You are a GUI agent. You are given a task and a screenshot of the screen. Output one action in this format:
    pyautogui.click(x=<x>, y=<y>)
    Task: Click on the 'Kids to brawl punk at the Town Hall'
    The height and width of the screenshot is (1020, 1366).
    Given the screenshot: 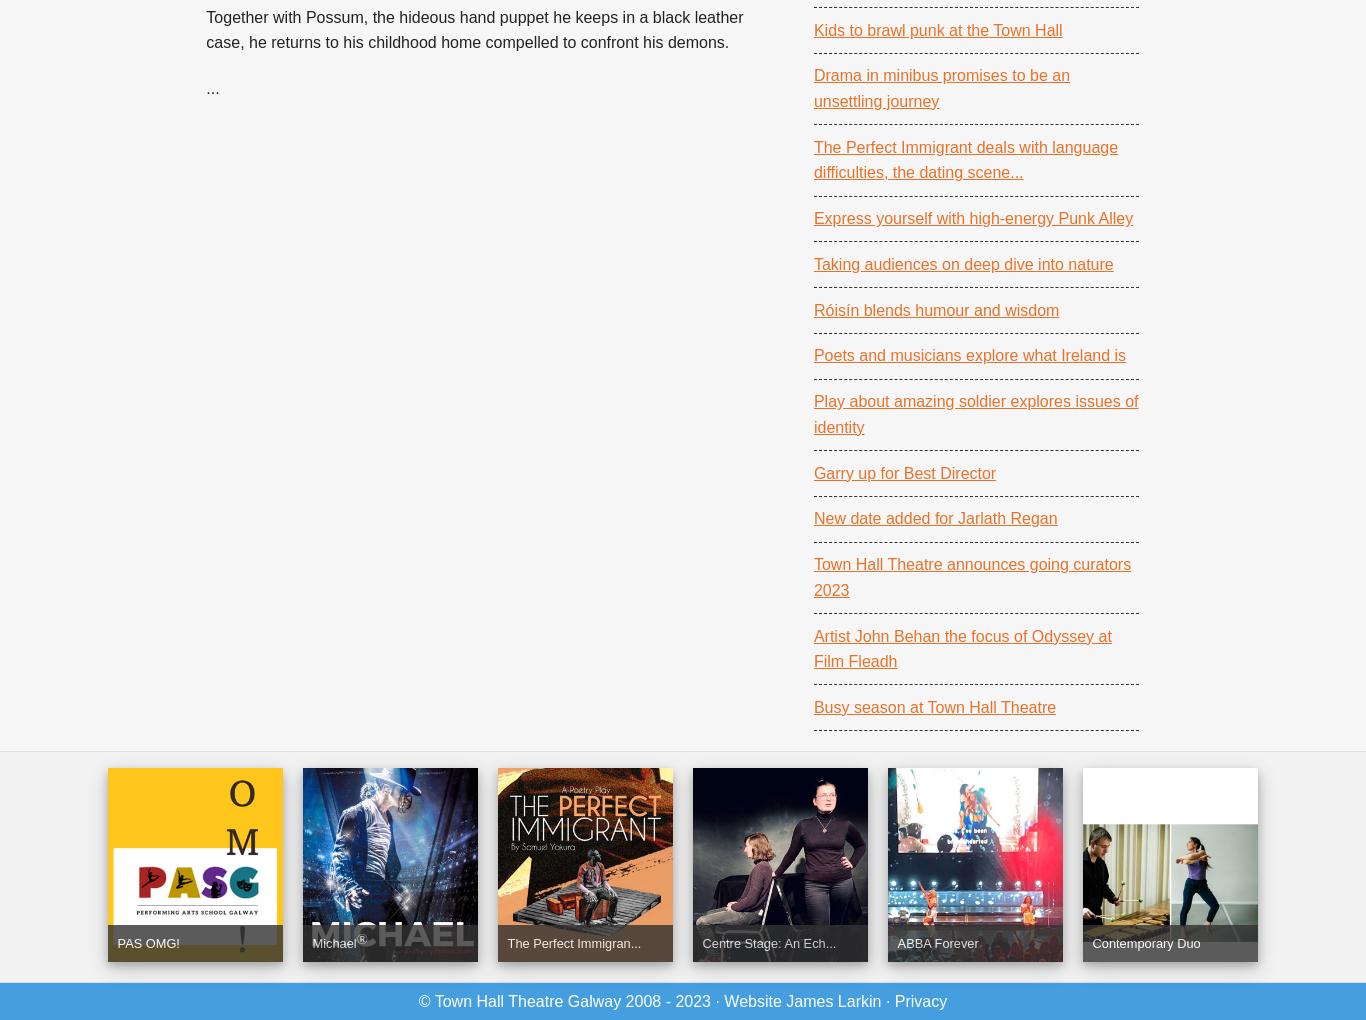 What is the action you would take?
    pyautogui.click(x=937, y=28)
    